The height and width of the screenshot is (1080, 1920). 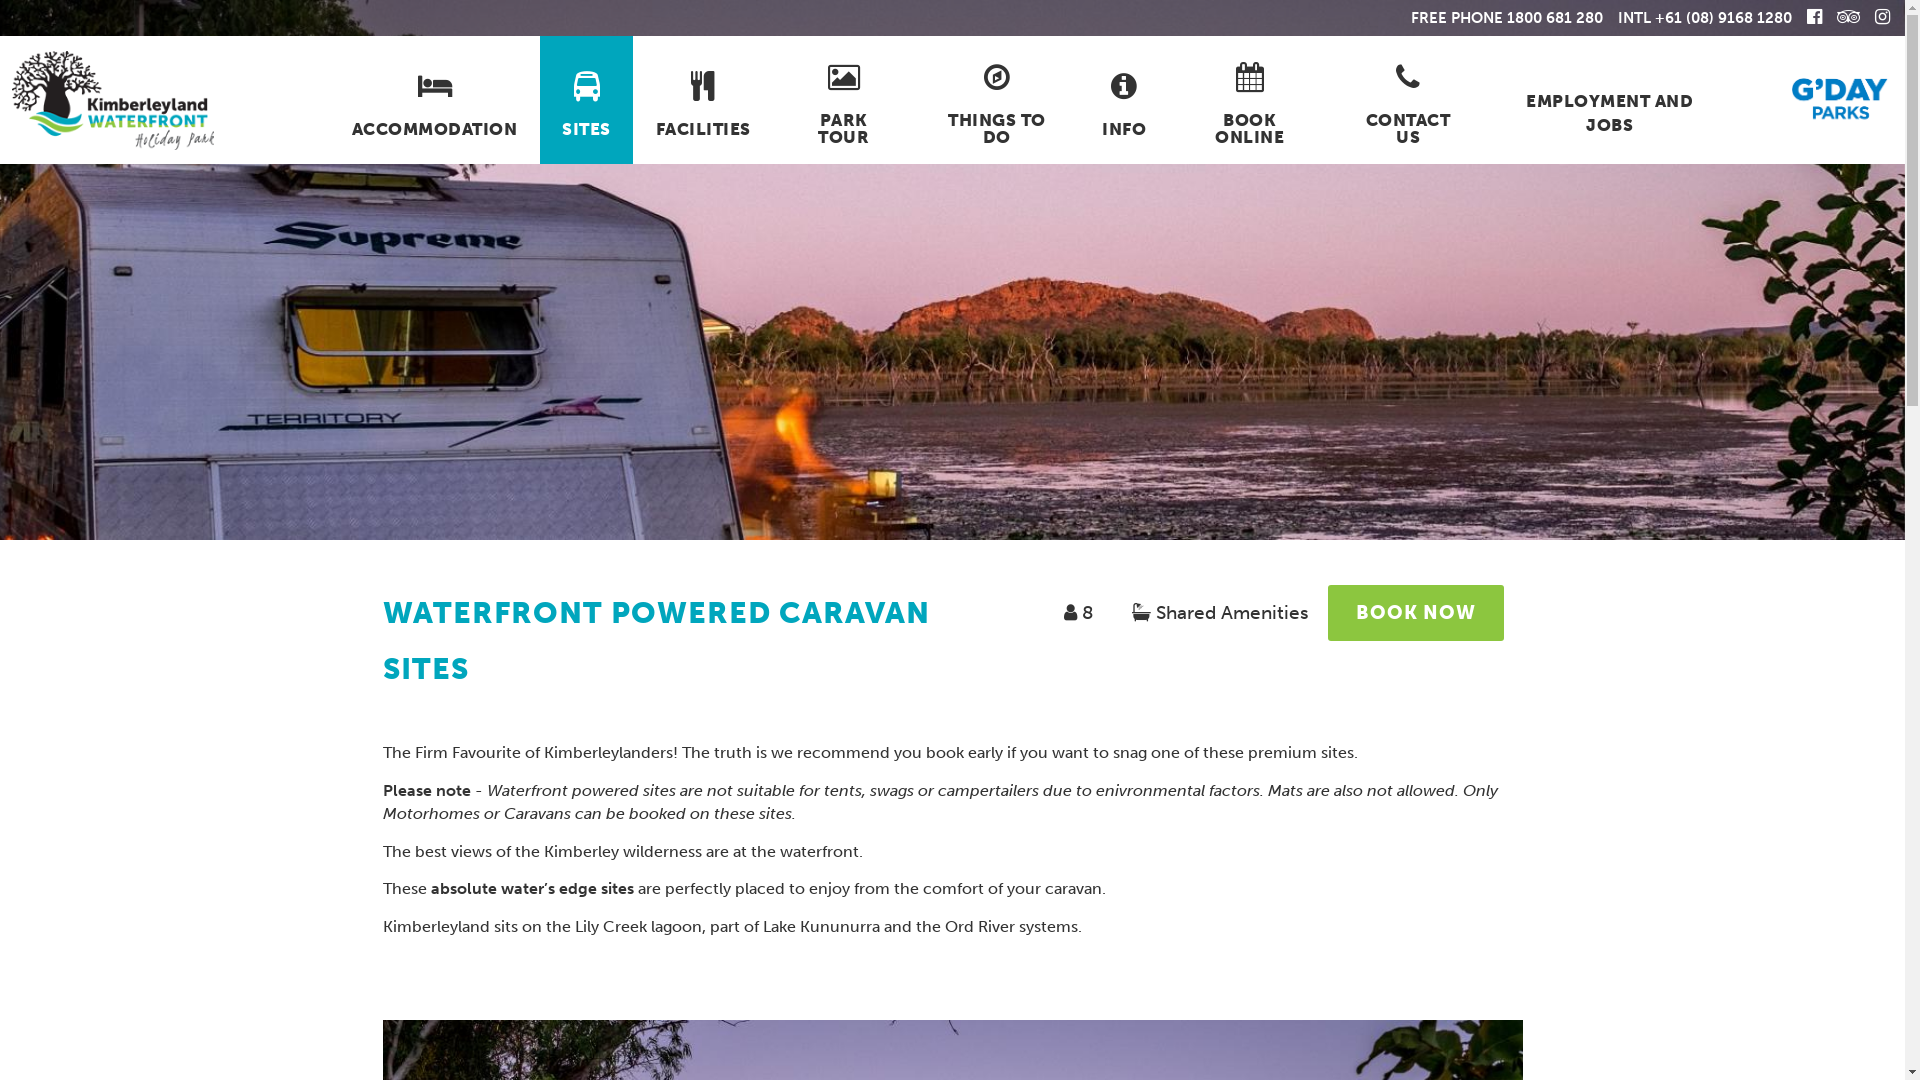 What do you see at coordinates (1124, 100) in the screenshot?
I see `'INFO'` at bounding box center [1124, 100].